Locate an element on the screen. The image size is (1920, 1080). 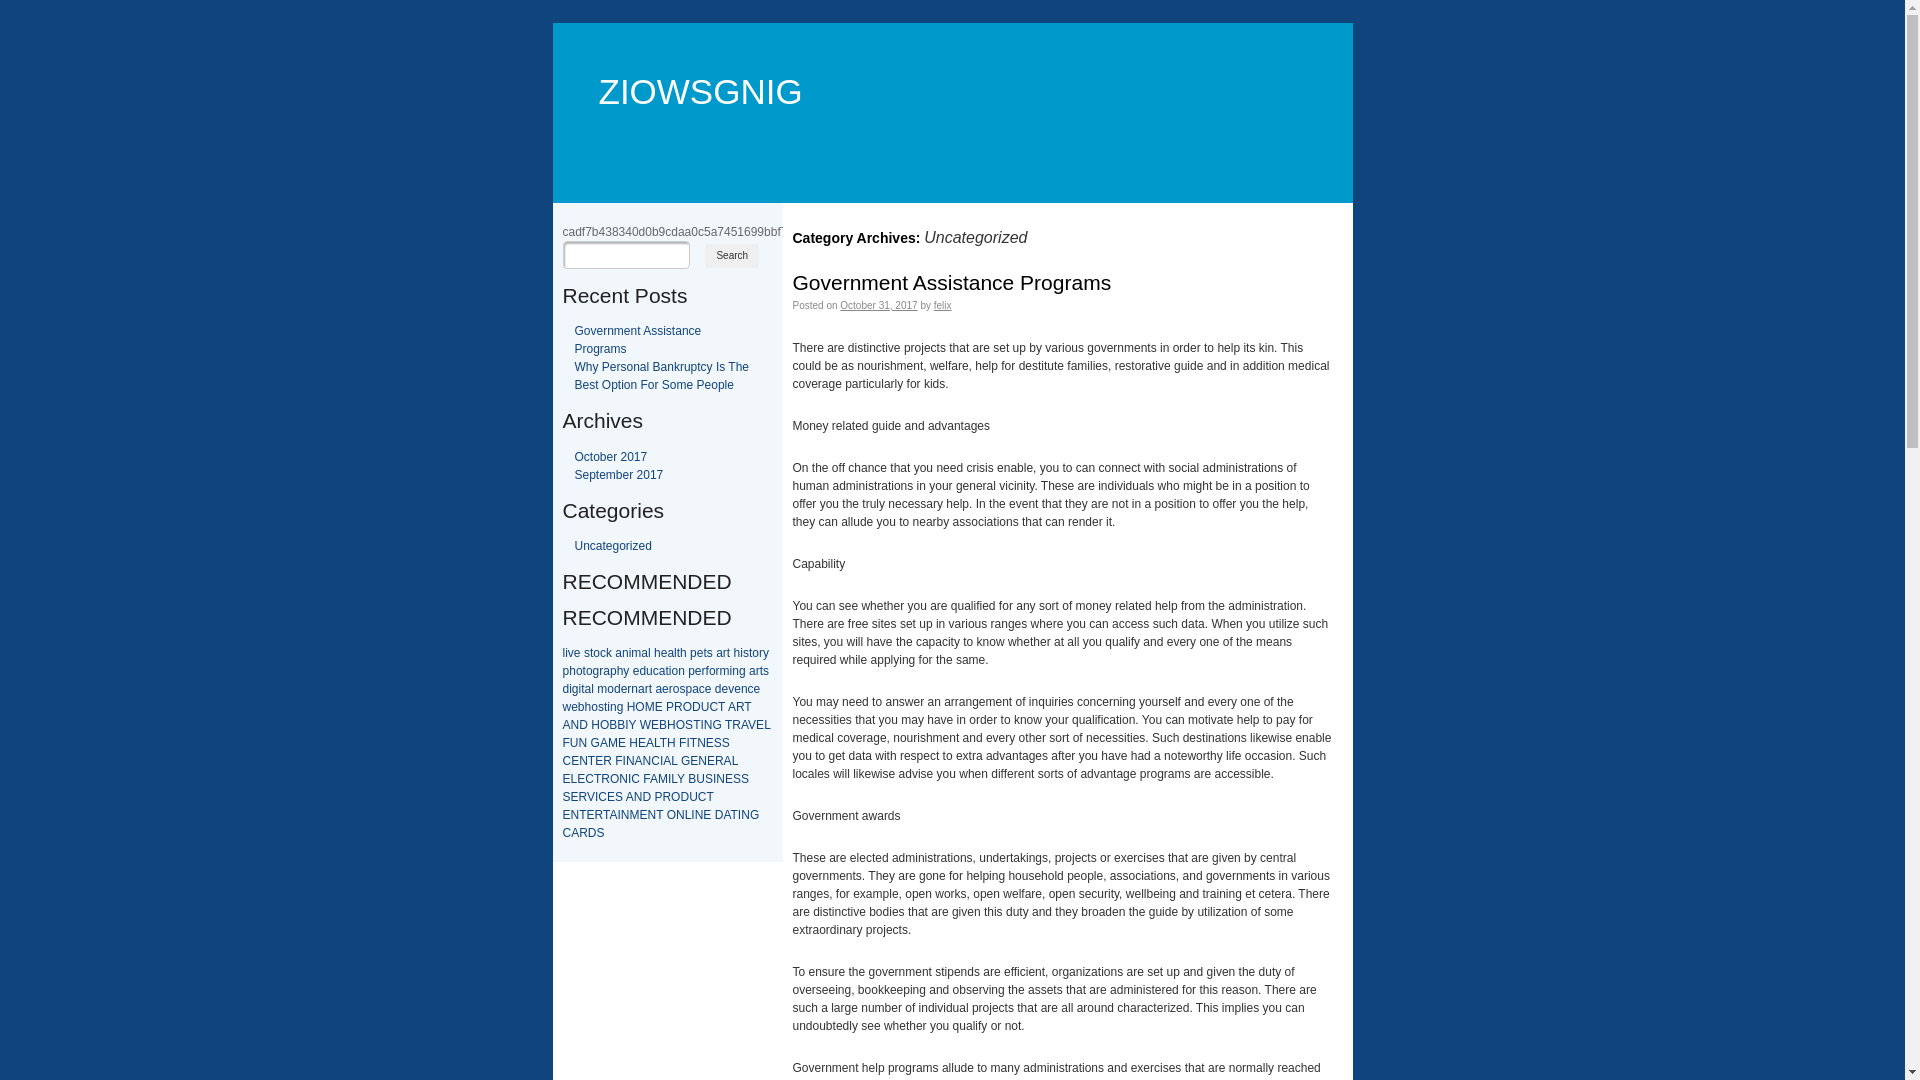
'a' is located at coordinates (695, 688).